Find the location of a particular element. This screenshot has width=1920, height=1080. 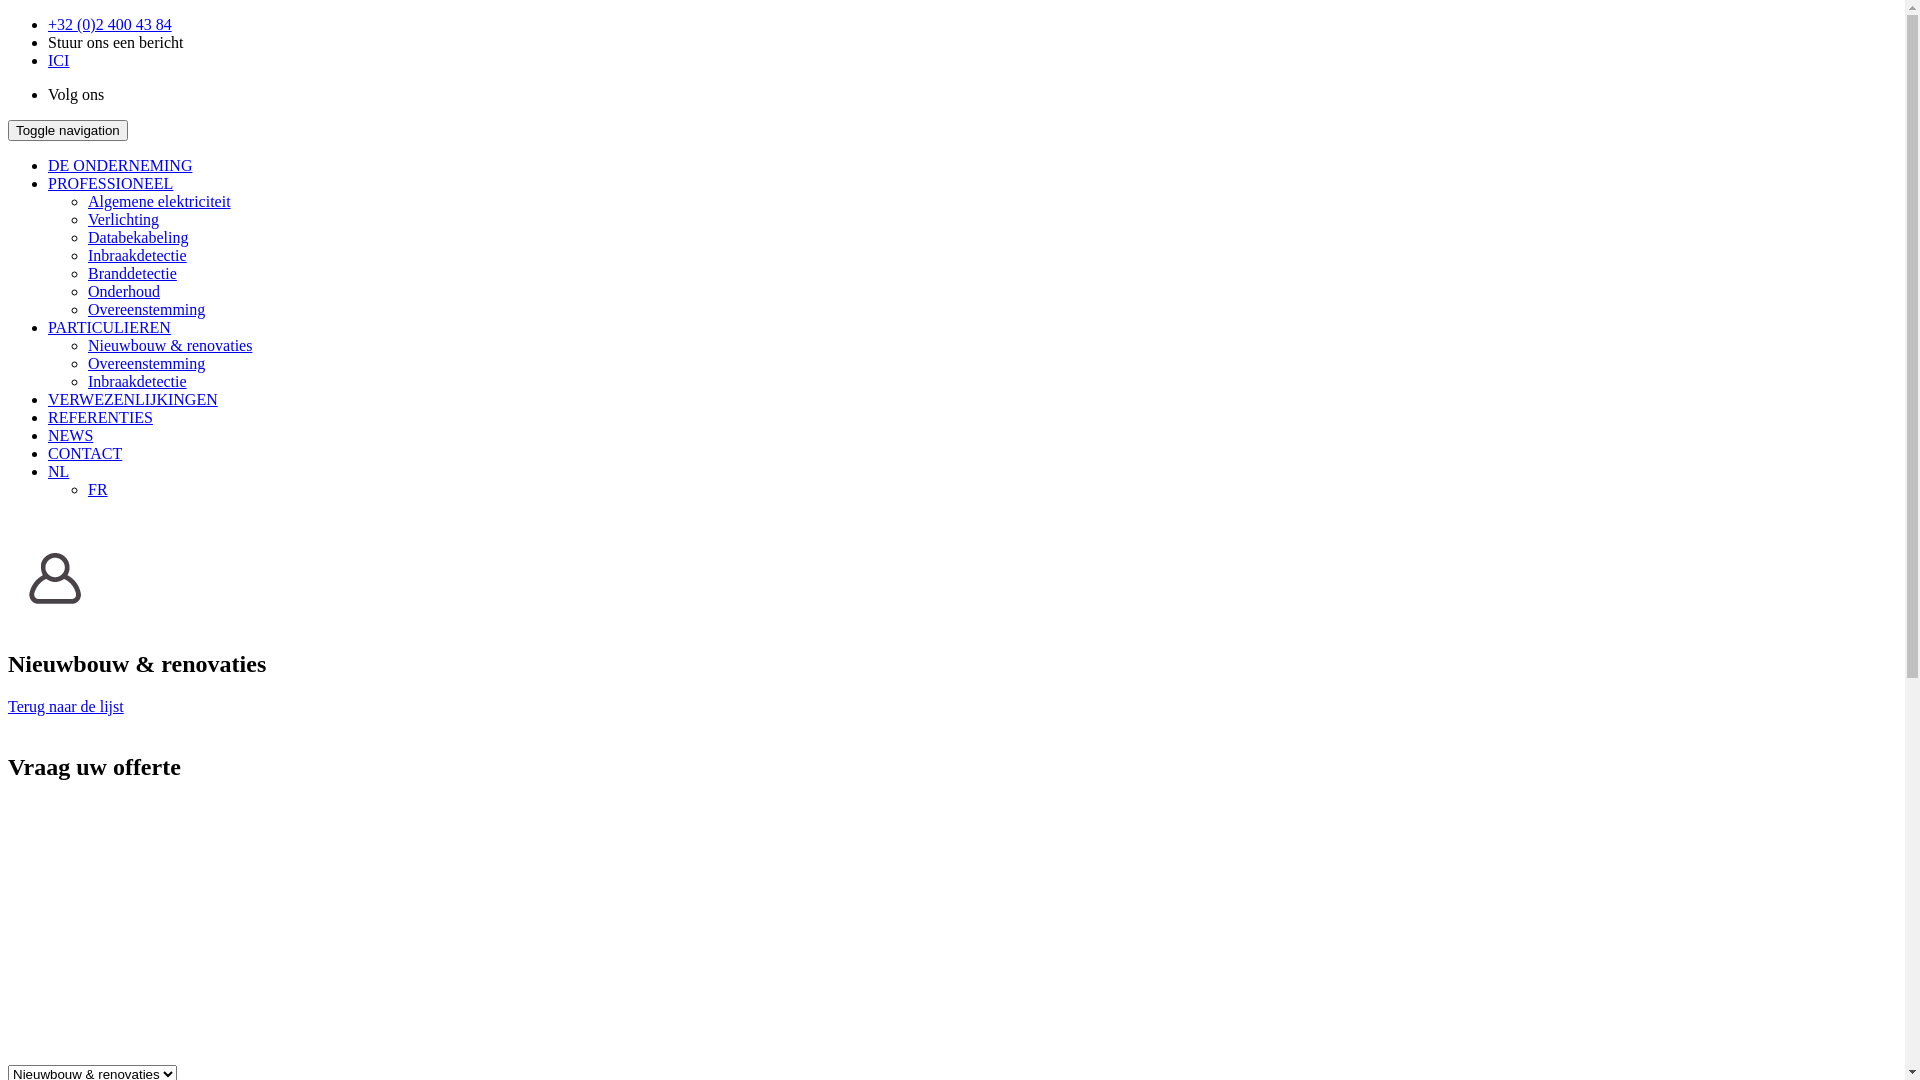

'Inbraakdetectie' is located at coordinates (136, 254).